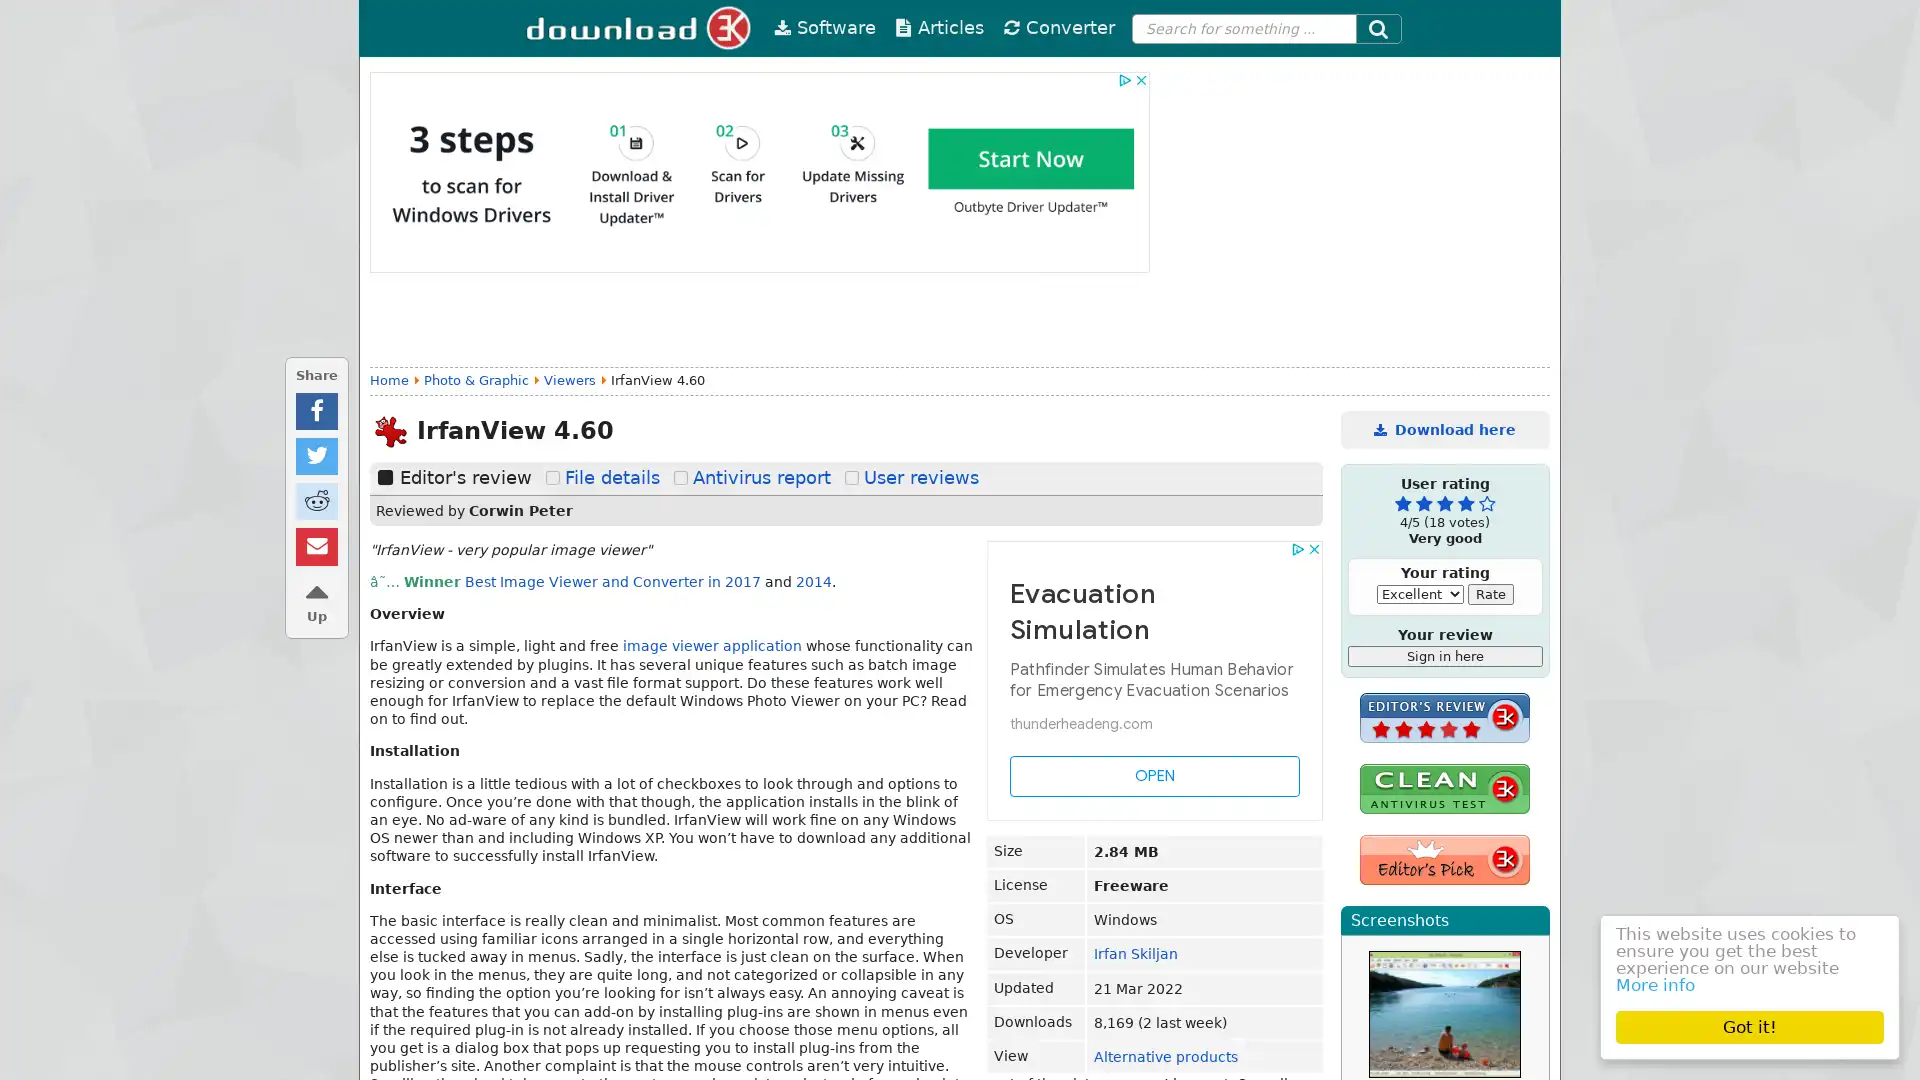  What do you see at coordinates (1444, 656) in the screenshot?
I see `Sign in here` at bounding box center [1444, 656].